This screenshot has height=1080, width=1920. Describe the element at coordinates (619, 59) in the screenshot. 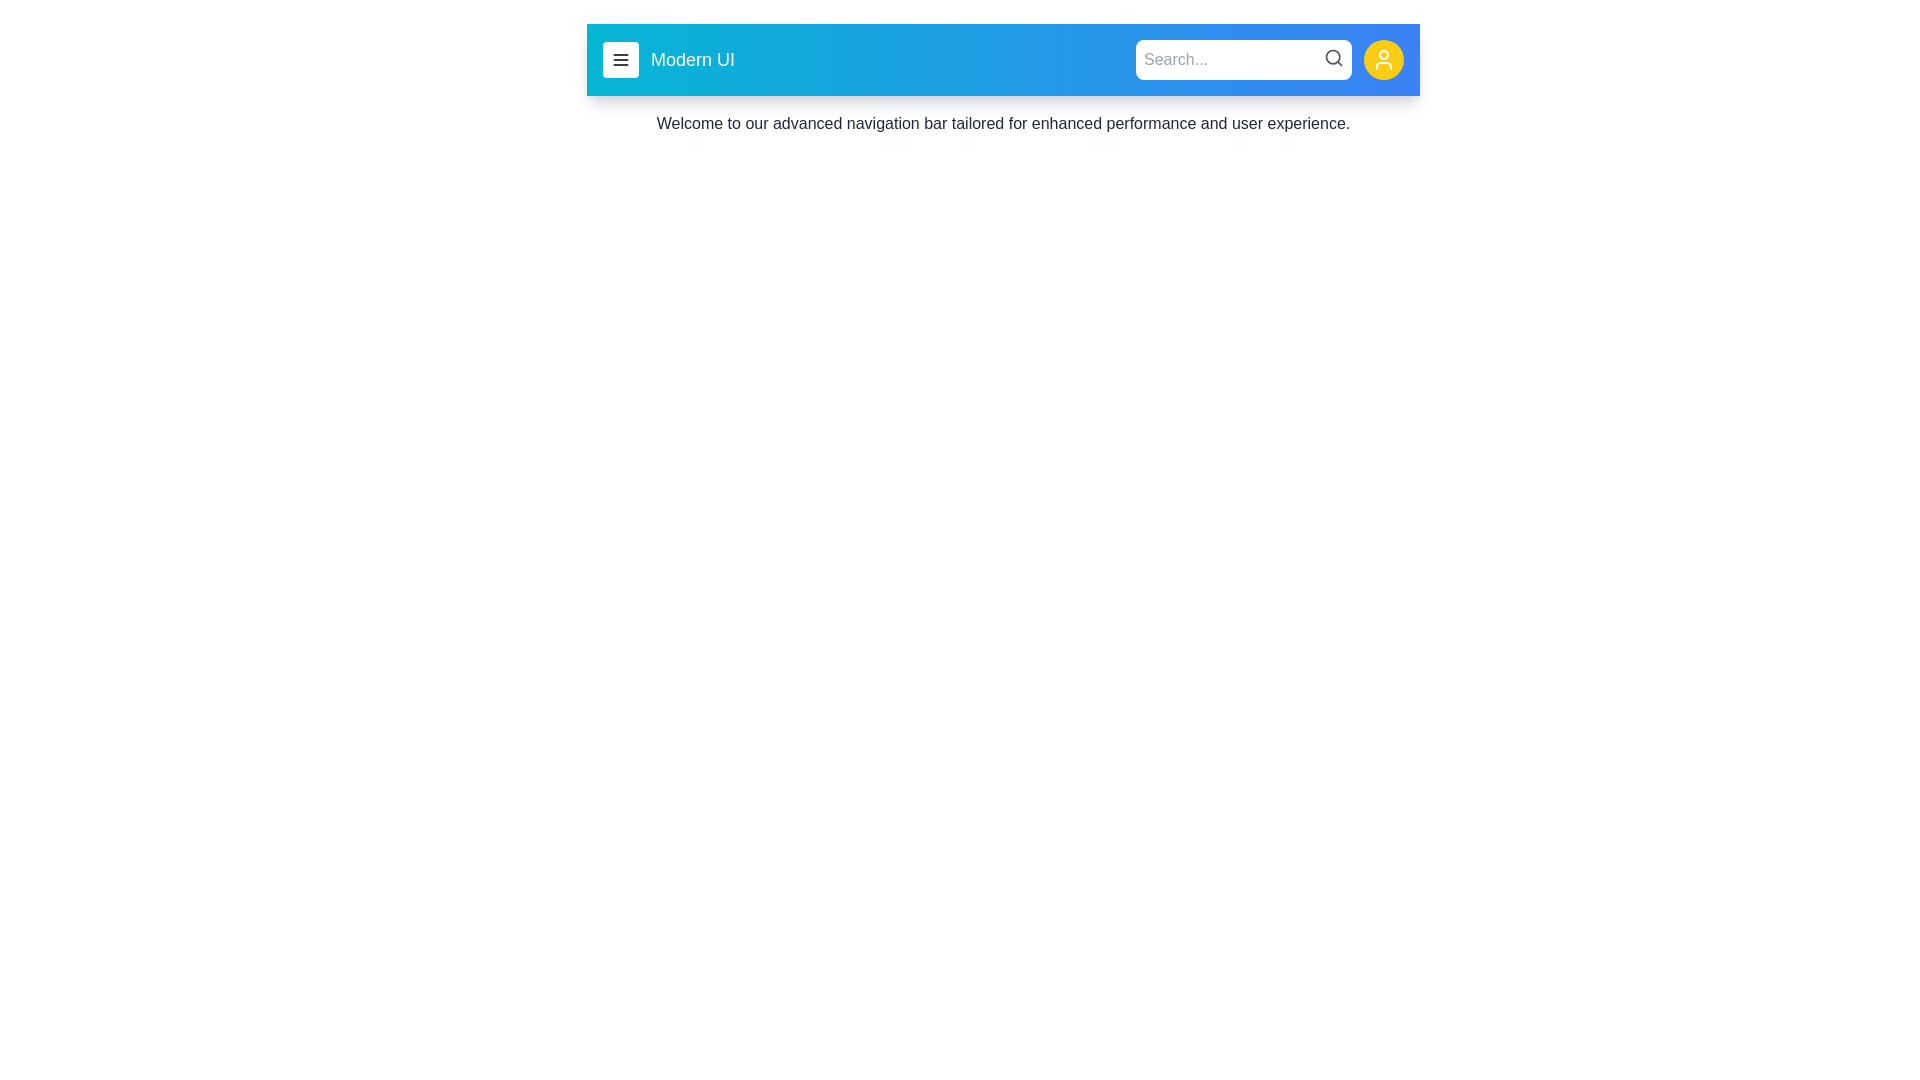

I see `the menu button to open the navigation options` at that location.